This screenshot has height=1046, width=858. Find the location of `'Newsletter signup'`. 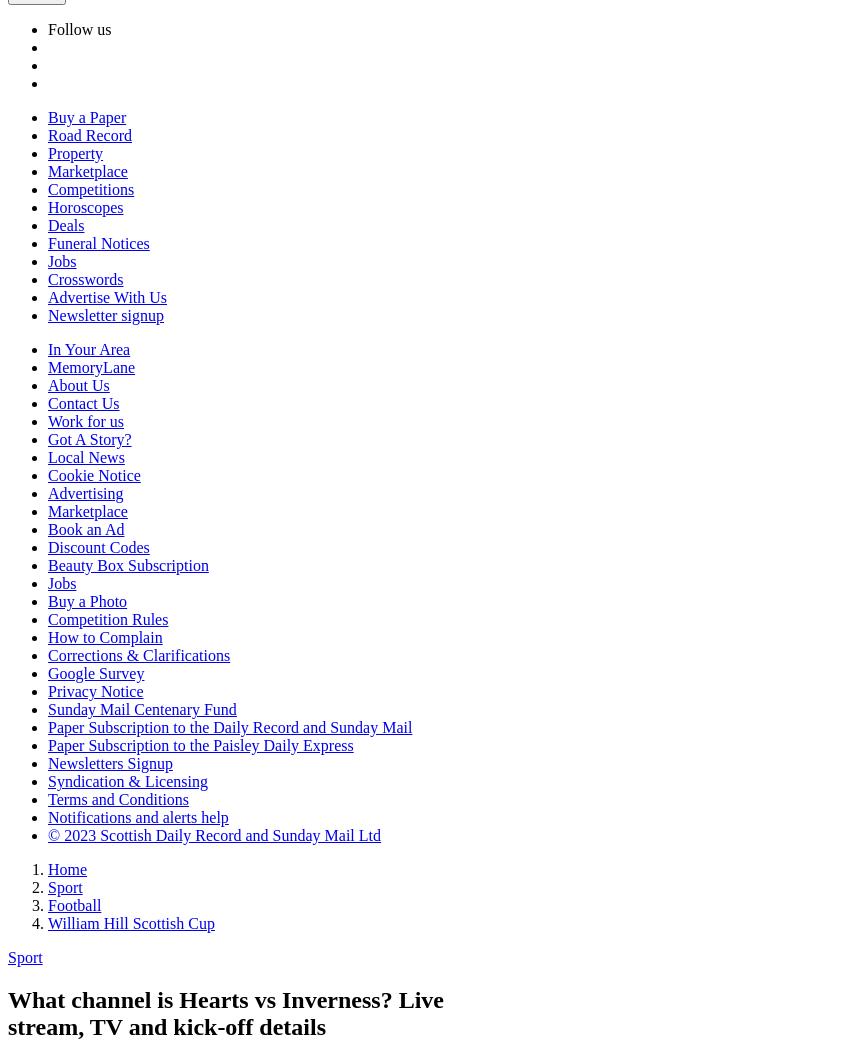

'Newsletter signup' is located at coordinates (46, 314).